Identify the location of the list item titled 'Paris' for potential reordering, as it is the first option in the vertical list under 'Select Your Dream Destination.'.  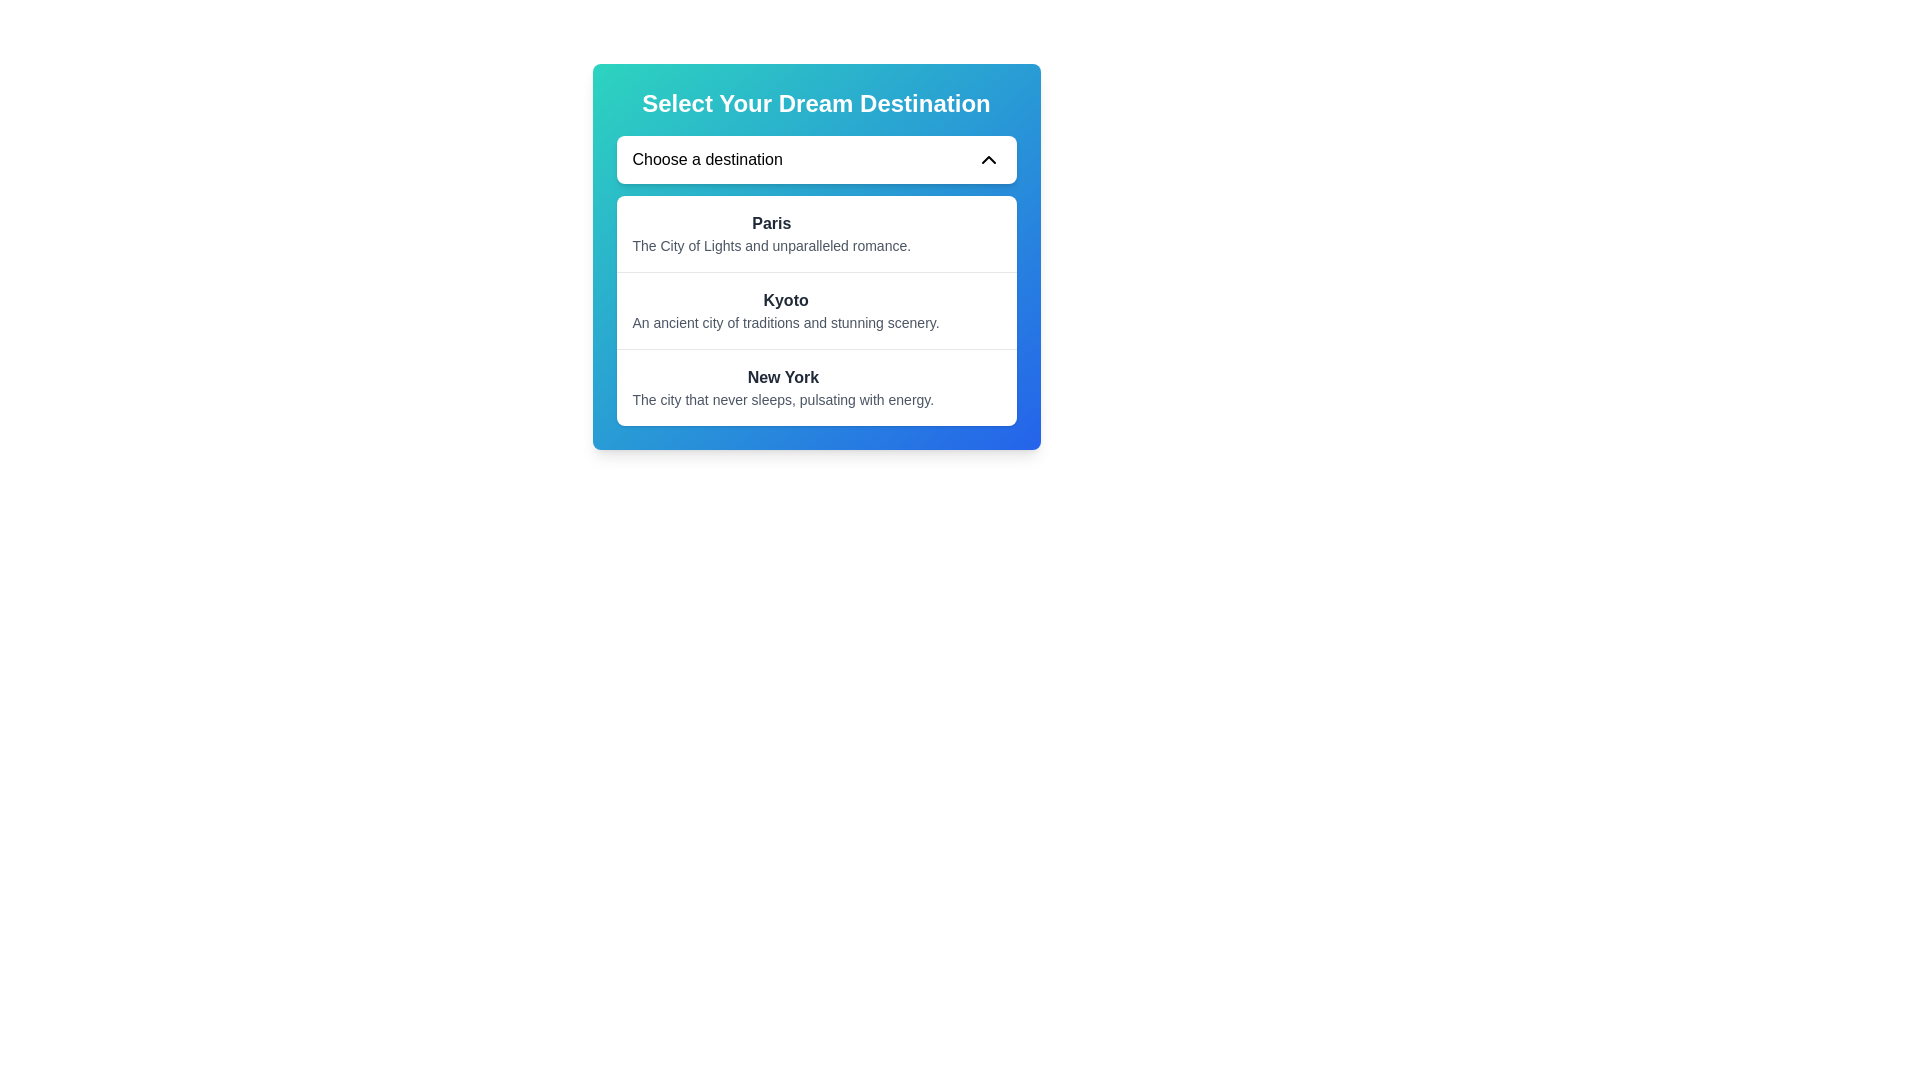
(770, 233).